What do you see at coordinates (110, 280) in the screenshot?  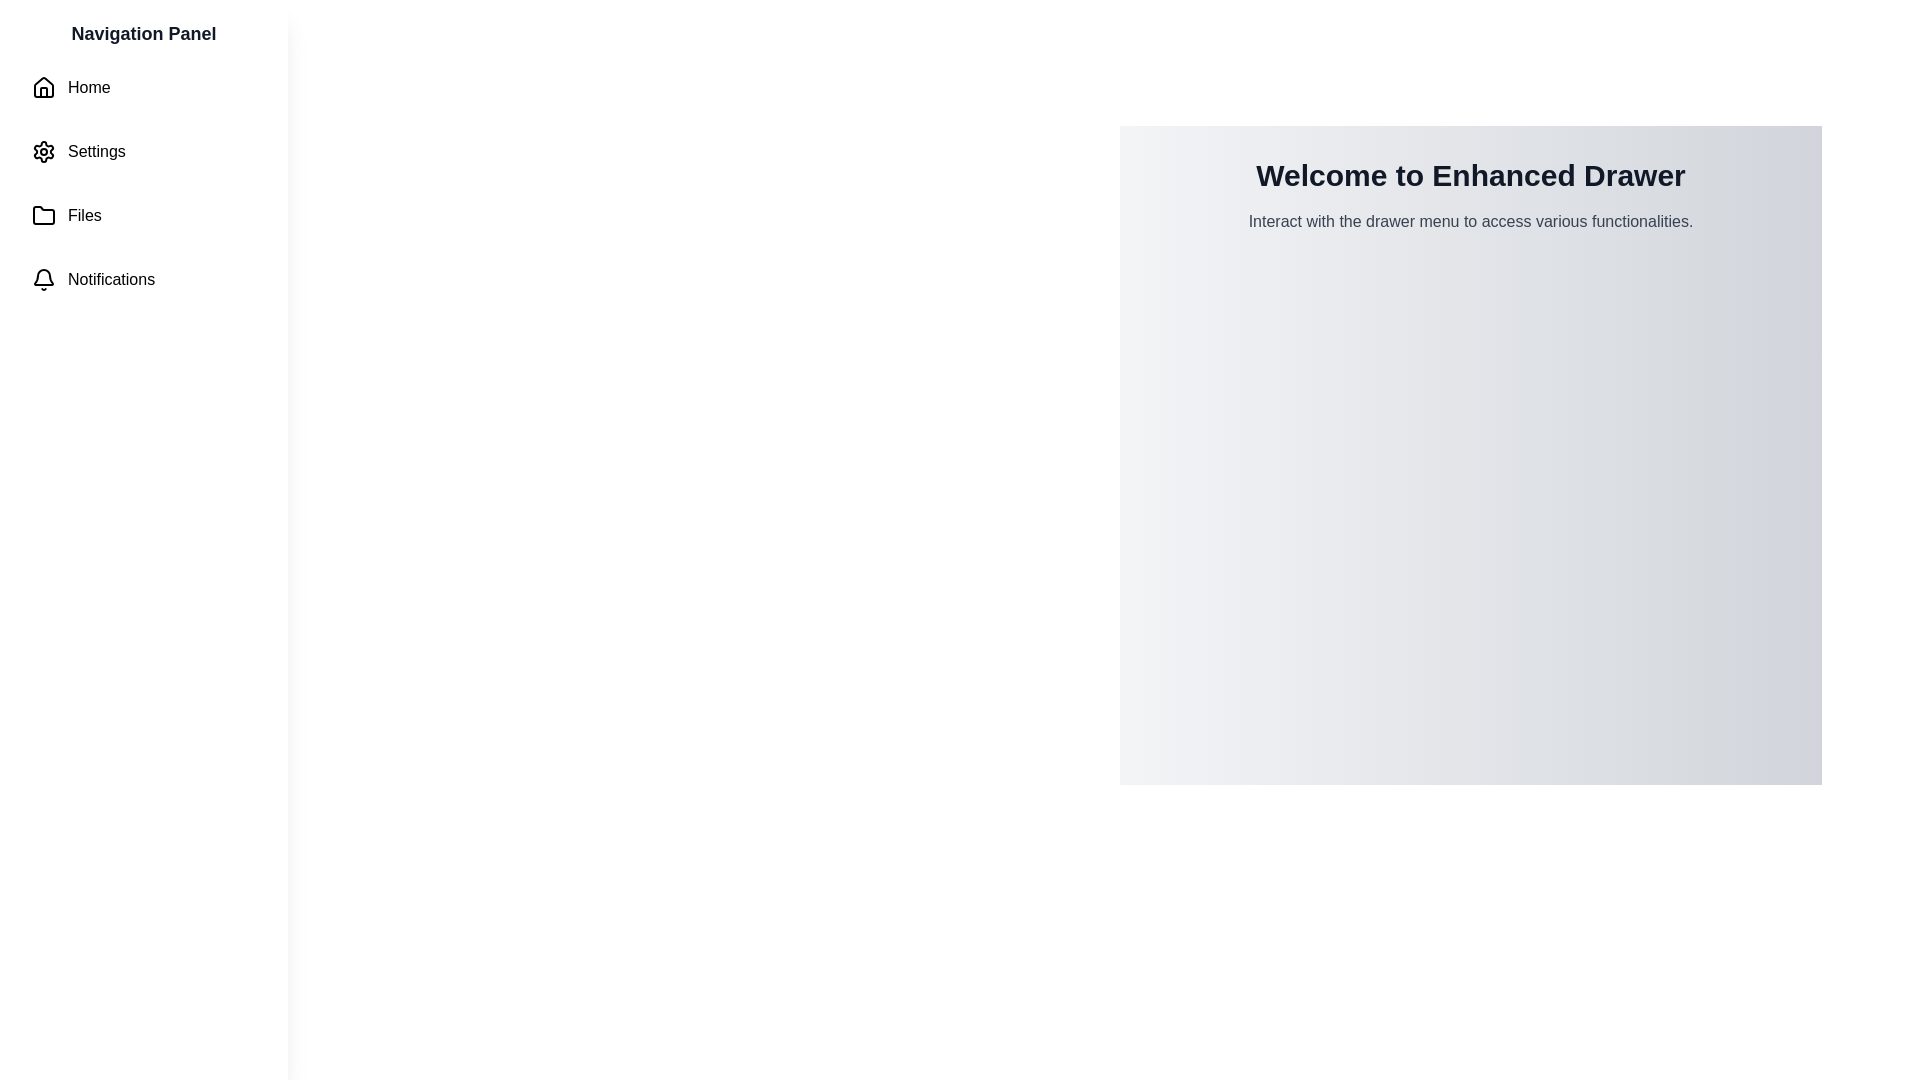 I see `the 'Notifications' text label located in the left-side navigation panel below 'Home', 'Settings', and 'Files', which is adjacent to a bell icon` at bounding box center [110, 280].